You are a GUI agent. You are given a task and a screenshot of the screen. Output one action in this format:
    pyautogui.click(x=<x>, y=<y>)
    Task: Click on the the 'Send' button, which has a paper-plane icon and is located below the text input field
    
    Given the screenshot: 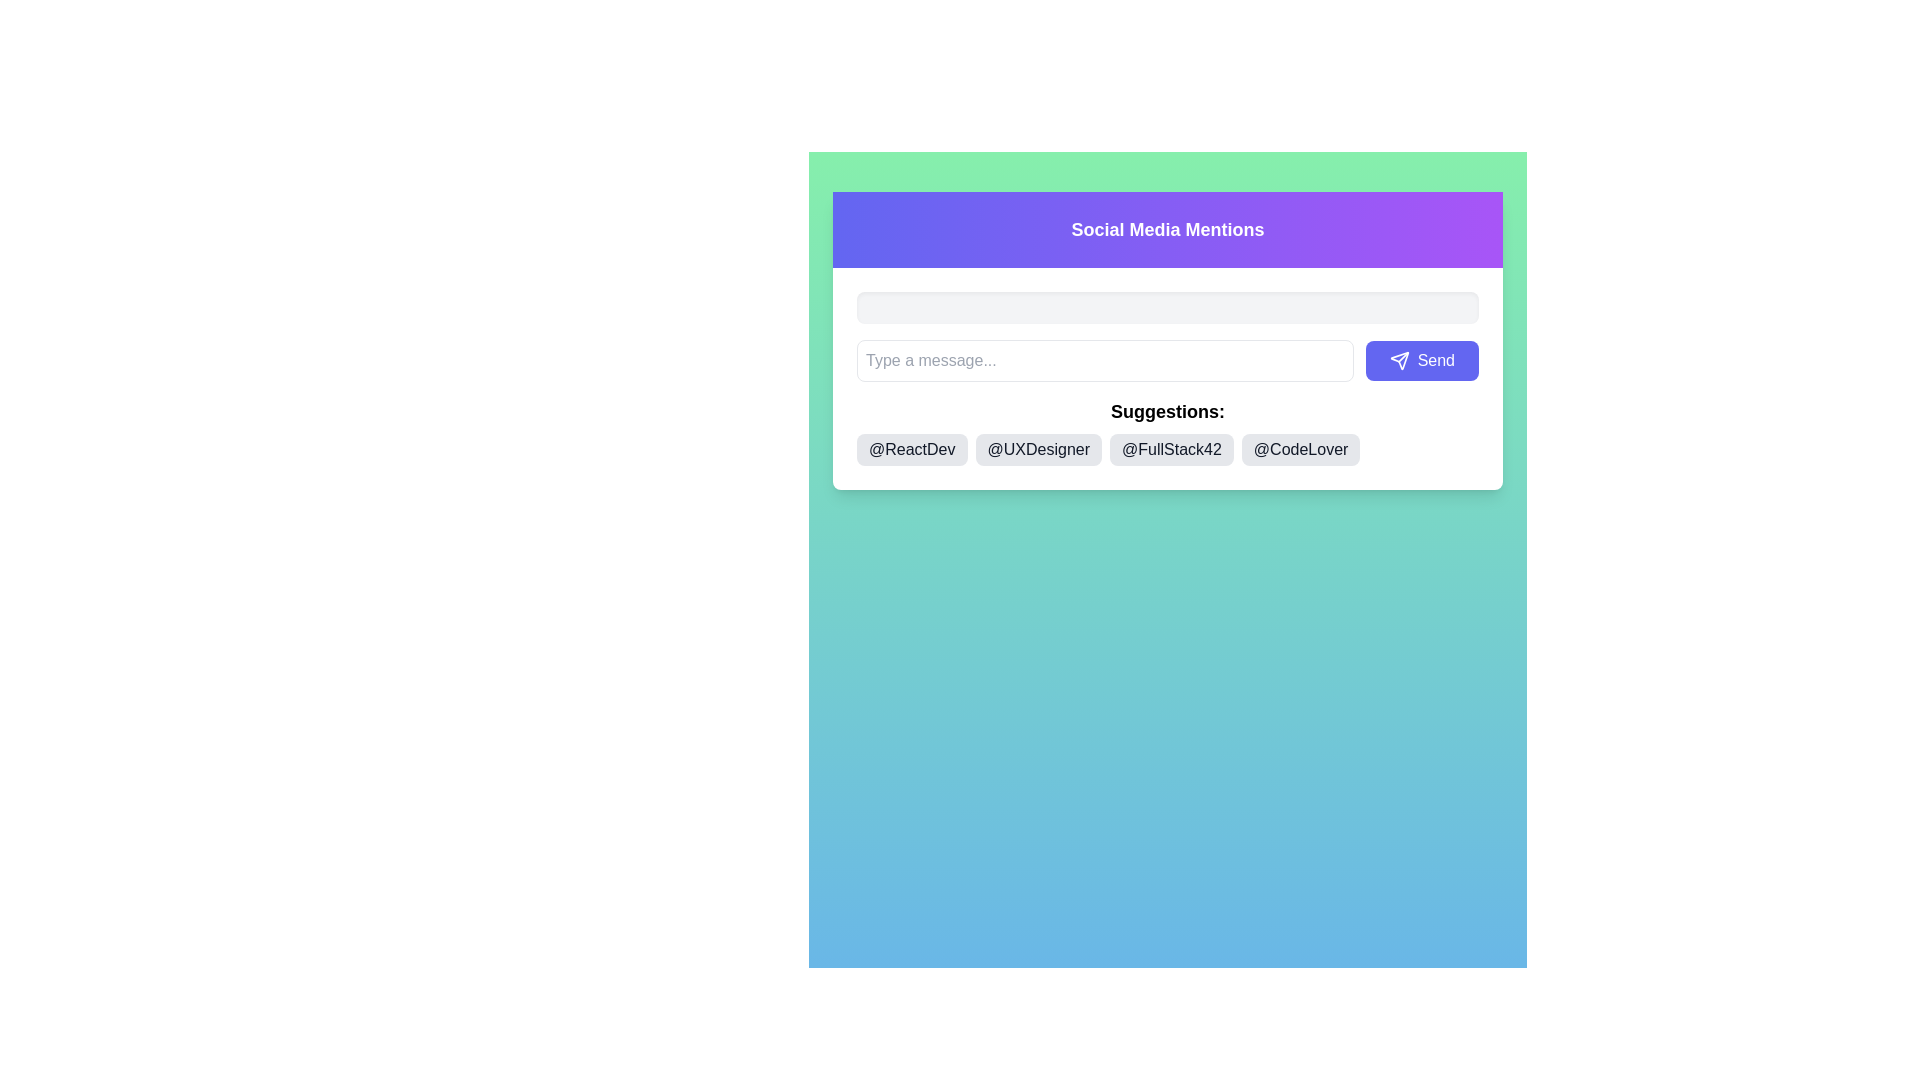 What is the action you would take?
    pyautogui.click(x=1420, y=361)
    